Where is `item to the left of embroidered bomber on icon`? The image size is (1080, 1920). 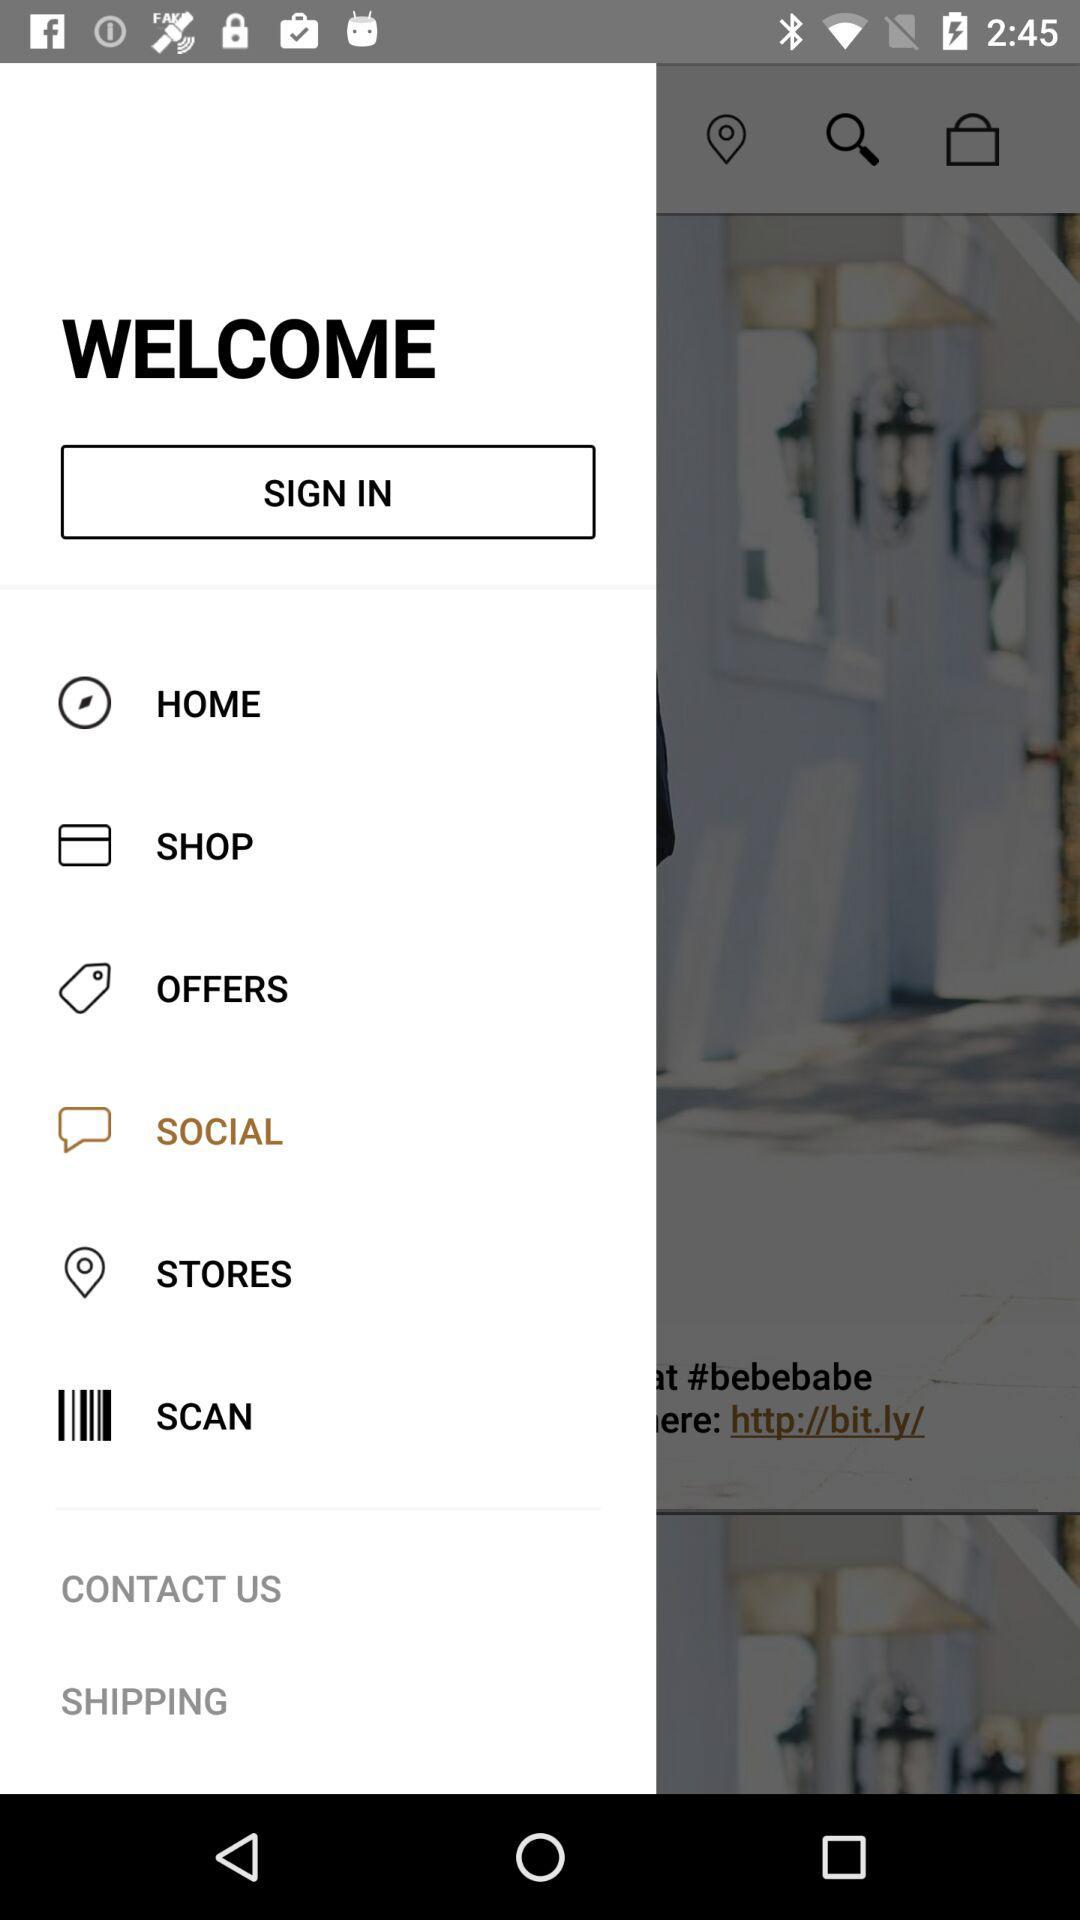
item to the left of embroidered bomber on icon is located at coordinates (82, 1406).